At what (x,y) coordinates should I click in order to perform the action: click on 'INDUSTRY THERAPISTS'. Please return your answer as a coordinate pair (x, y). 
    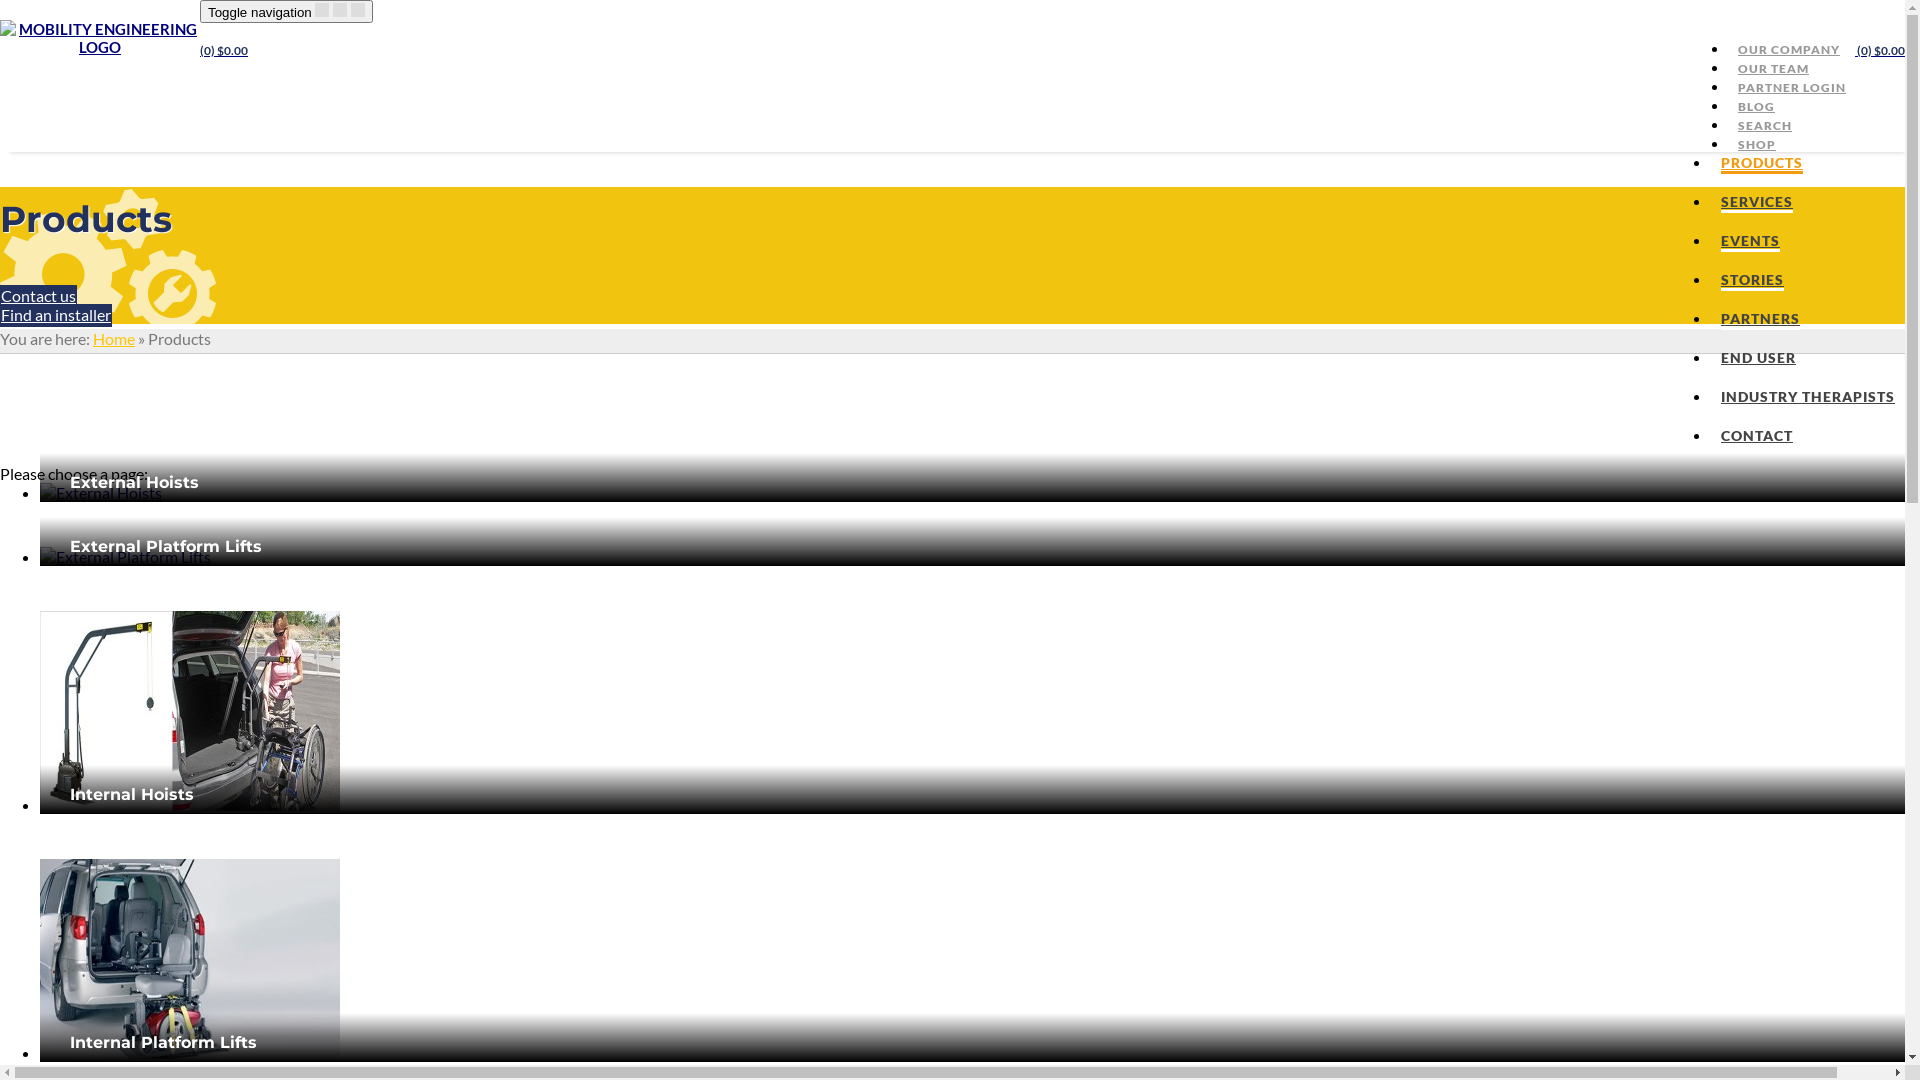
    Looking at the image, I should click on (1808, 397).